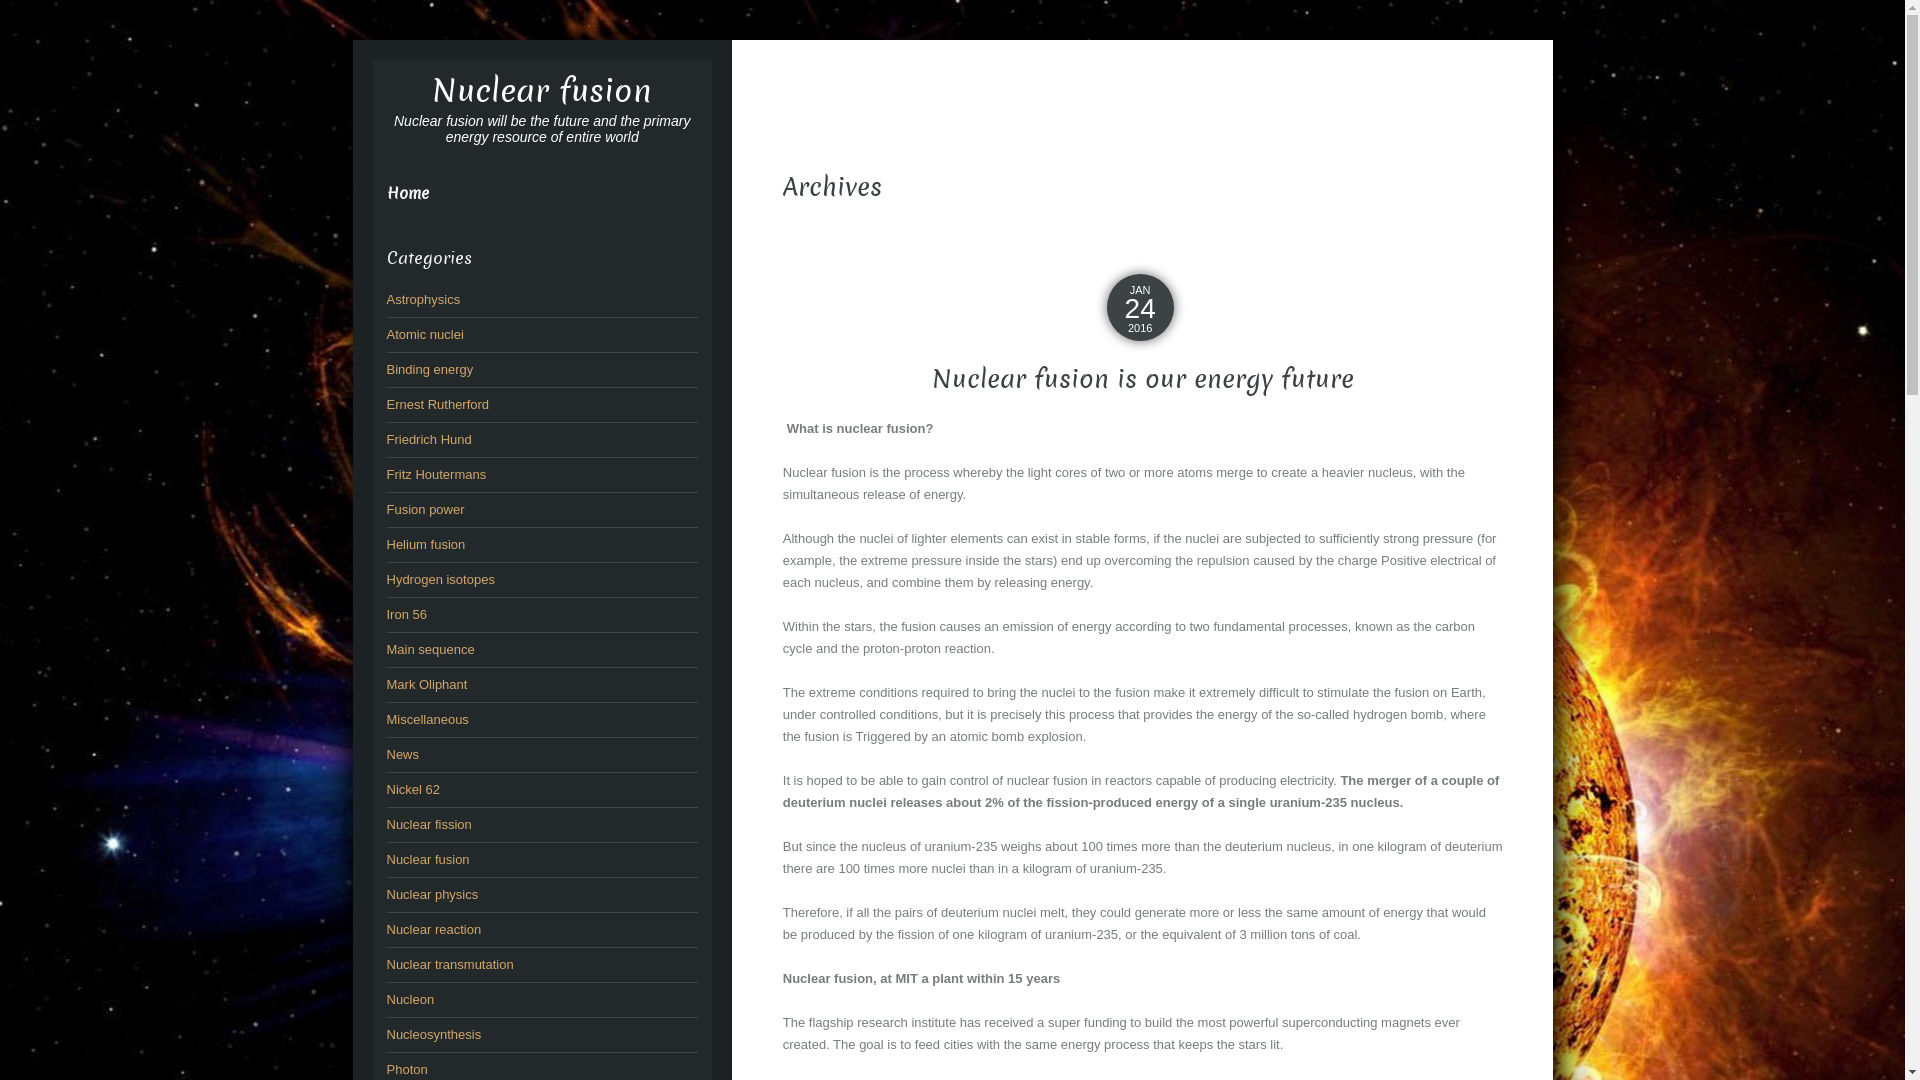  Describe the element at coordinates (385, 299) in the screenshot. I see `'Astrophysics'` at that location.